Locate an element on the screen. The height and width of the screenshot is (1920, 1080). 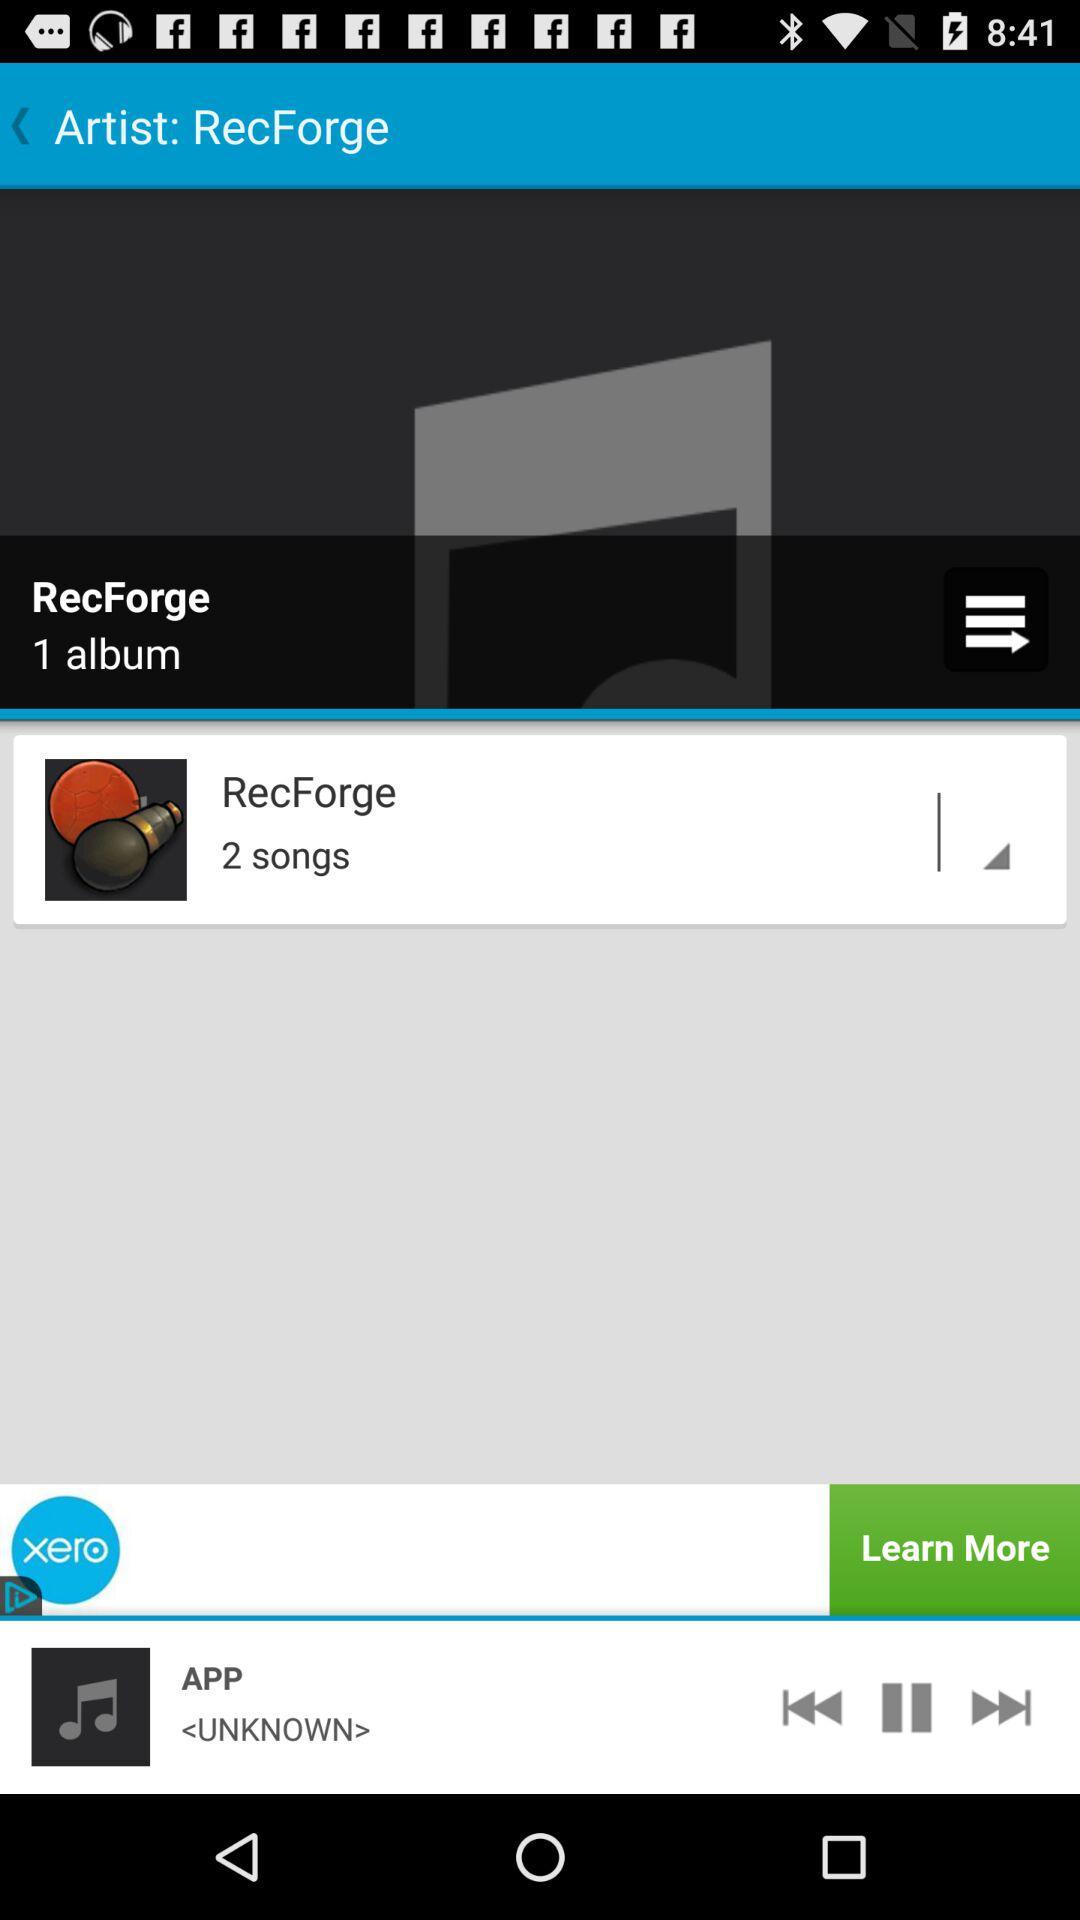
app next to 1 album is located at coordinates (995, 618).